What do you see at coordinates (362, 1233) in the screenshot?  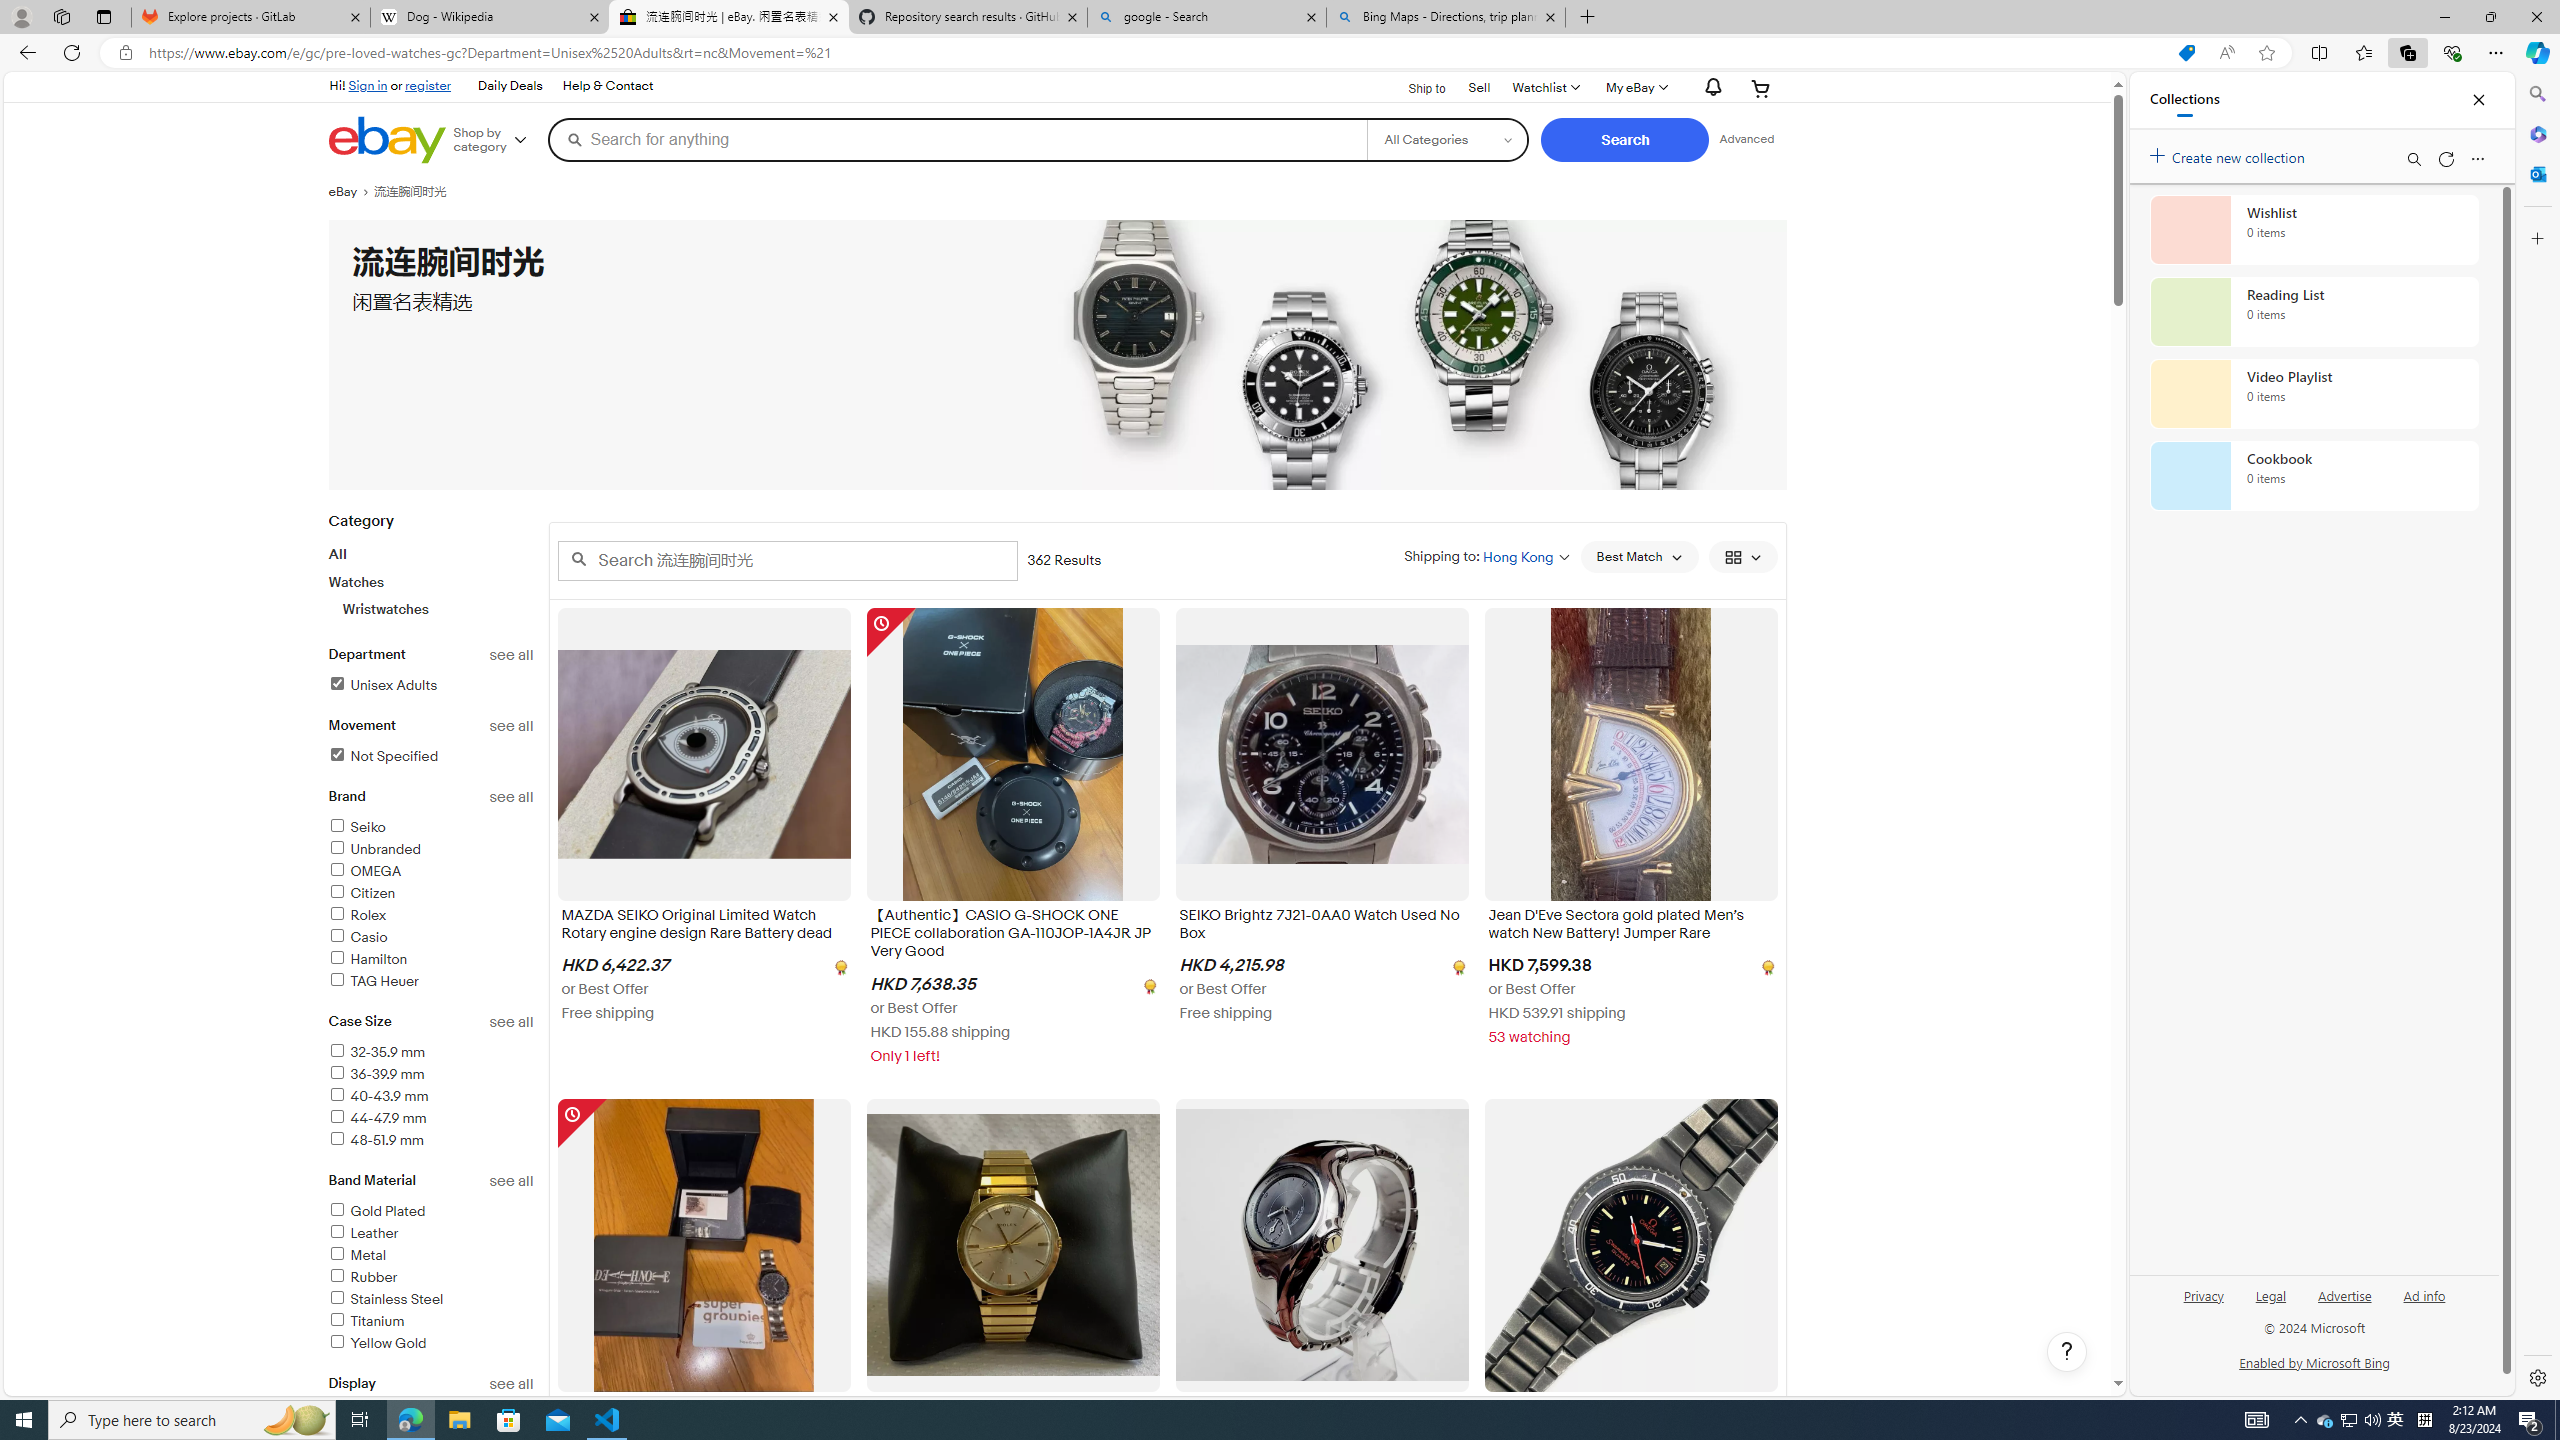 I see `'Leather'` at bounding box center [362, 1233].